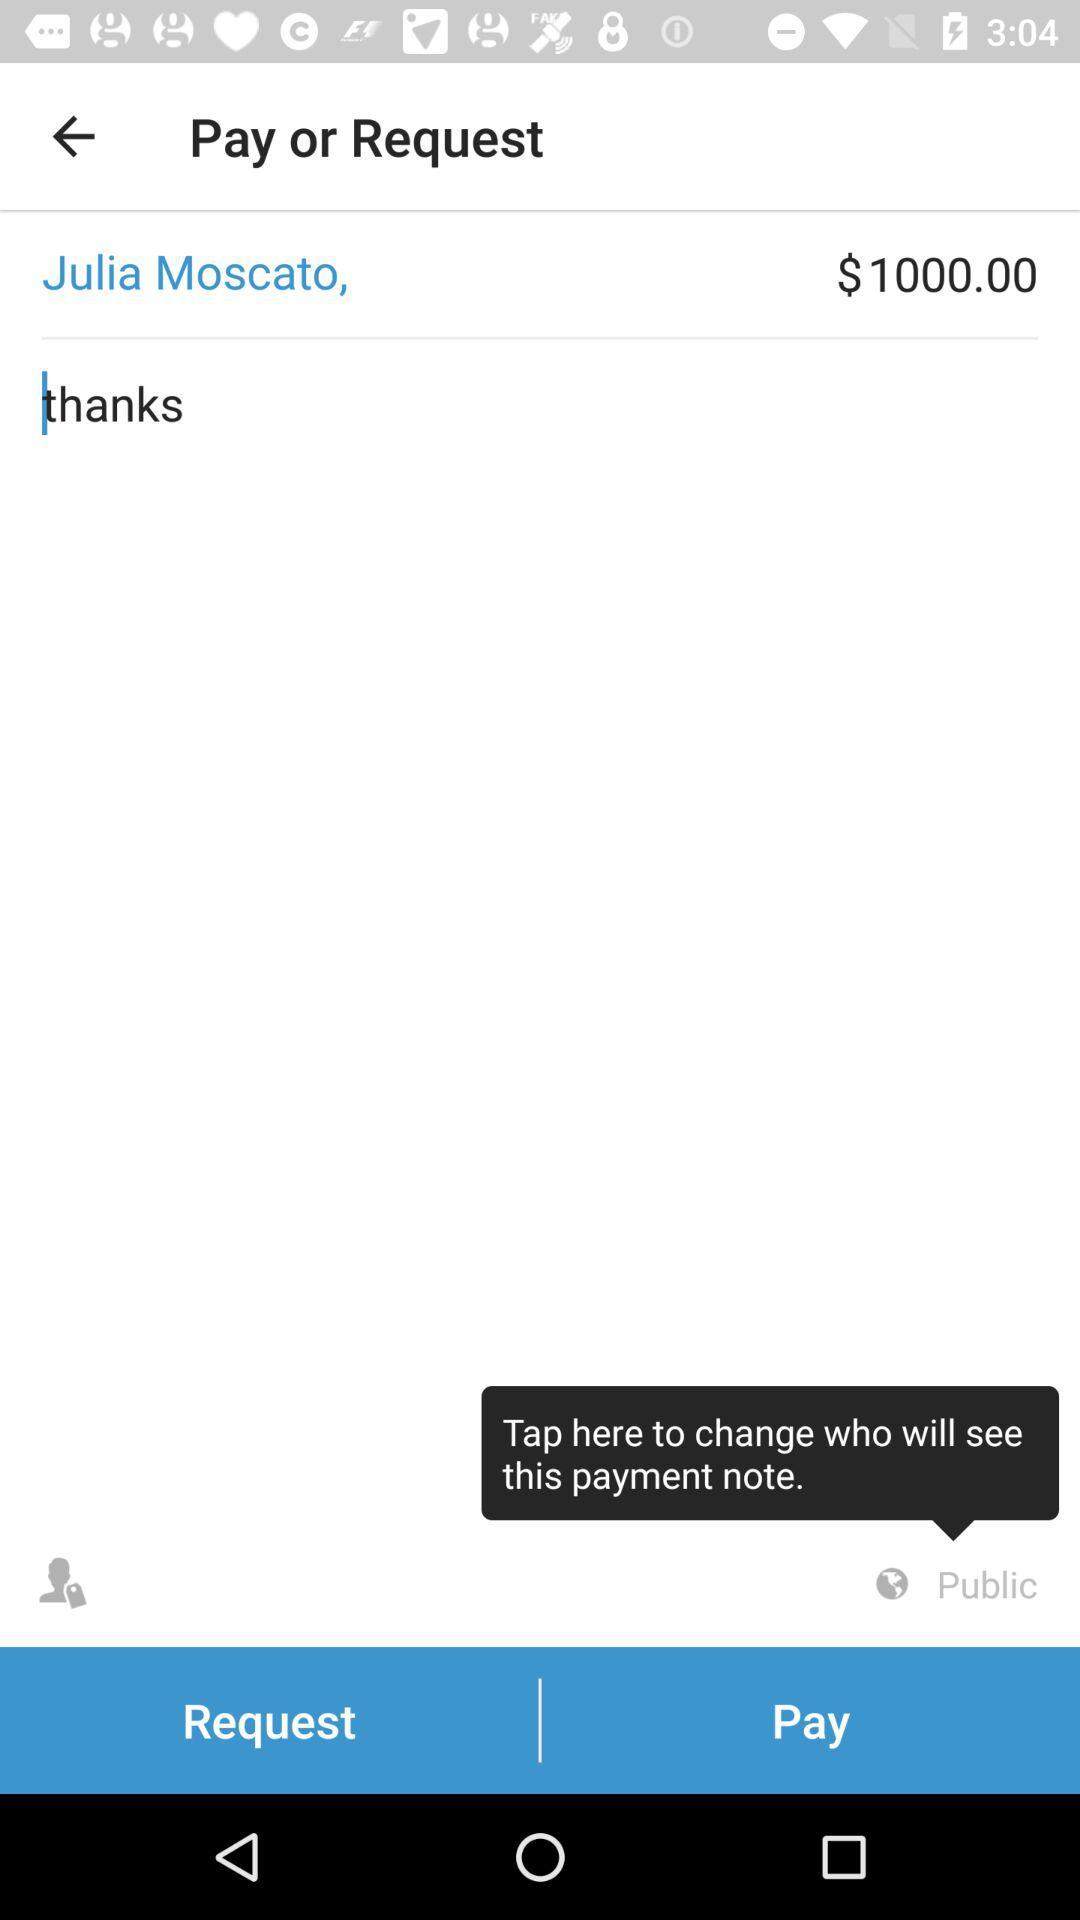 This screenshot has width=1080, height=1920. Describe the element at coordinates (540, 929) in the screenshot. I see `icon at the center` at that location.